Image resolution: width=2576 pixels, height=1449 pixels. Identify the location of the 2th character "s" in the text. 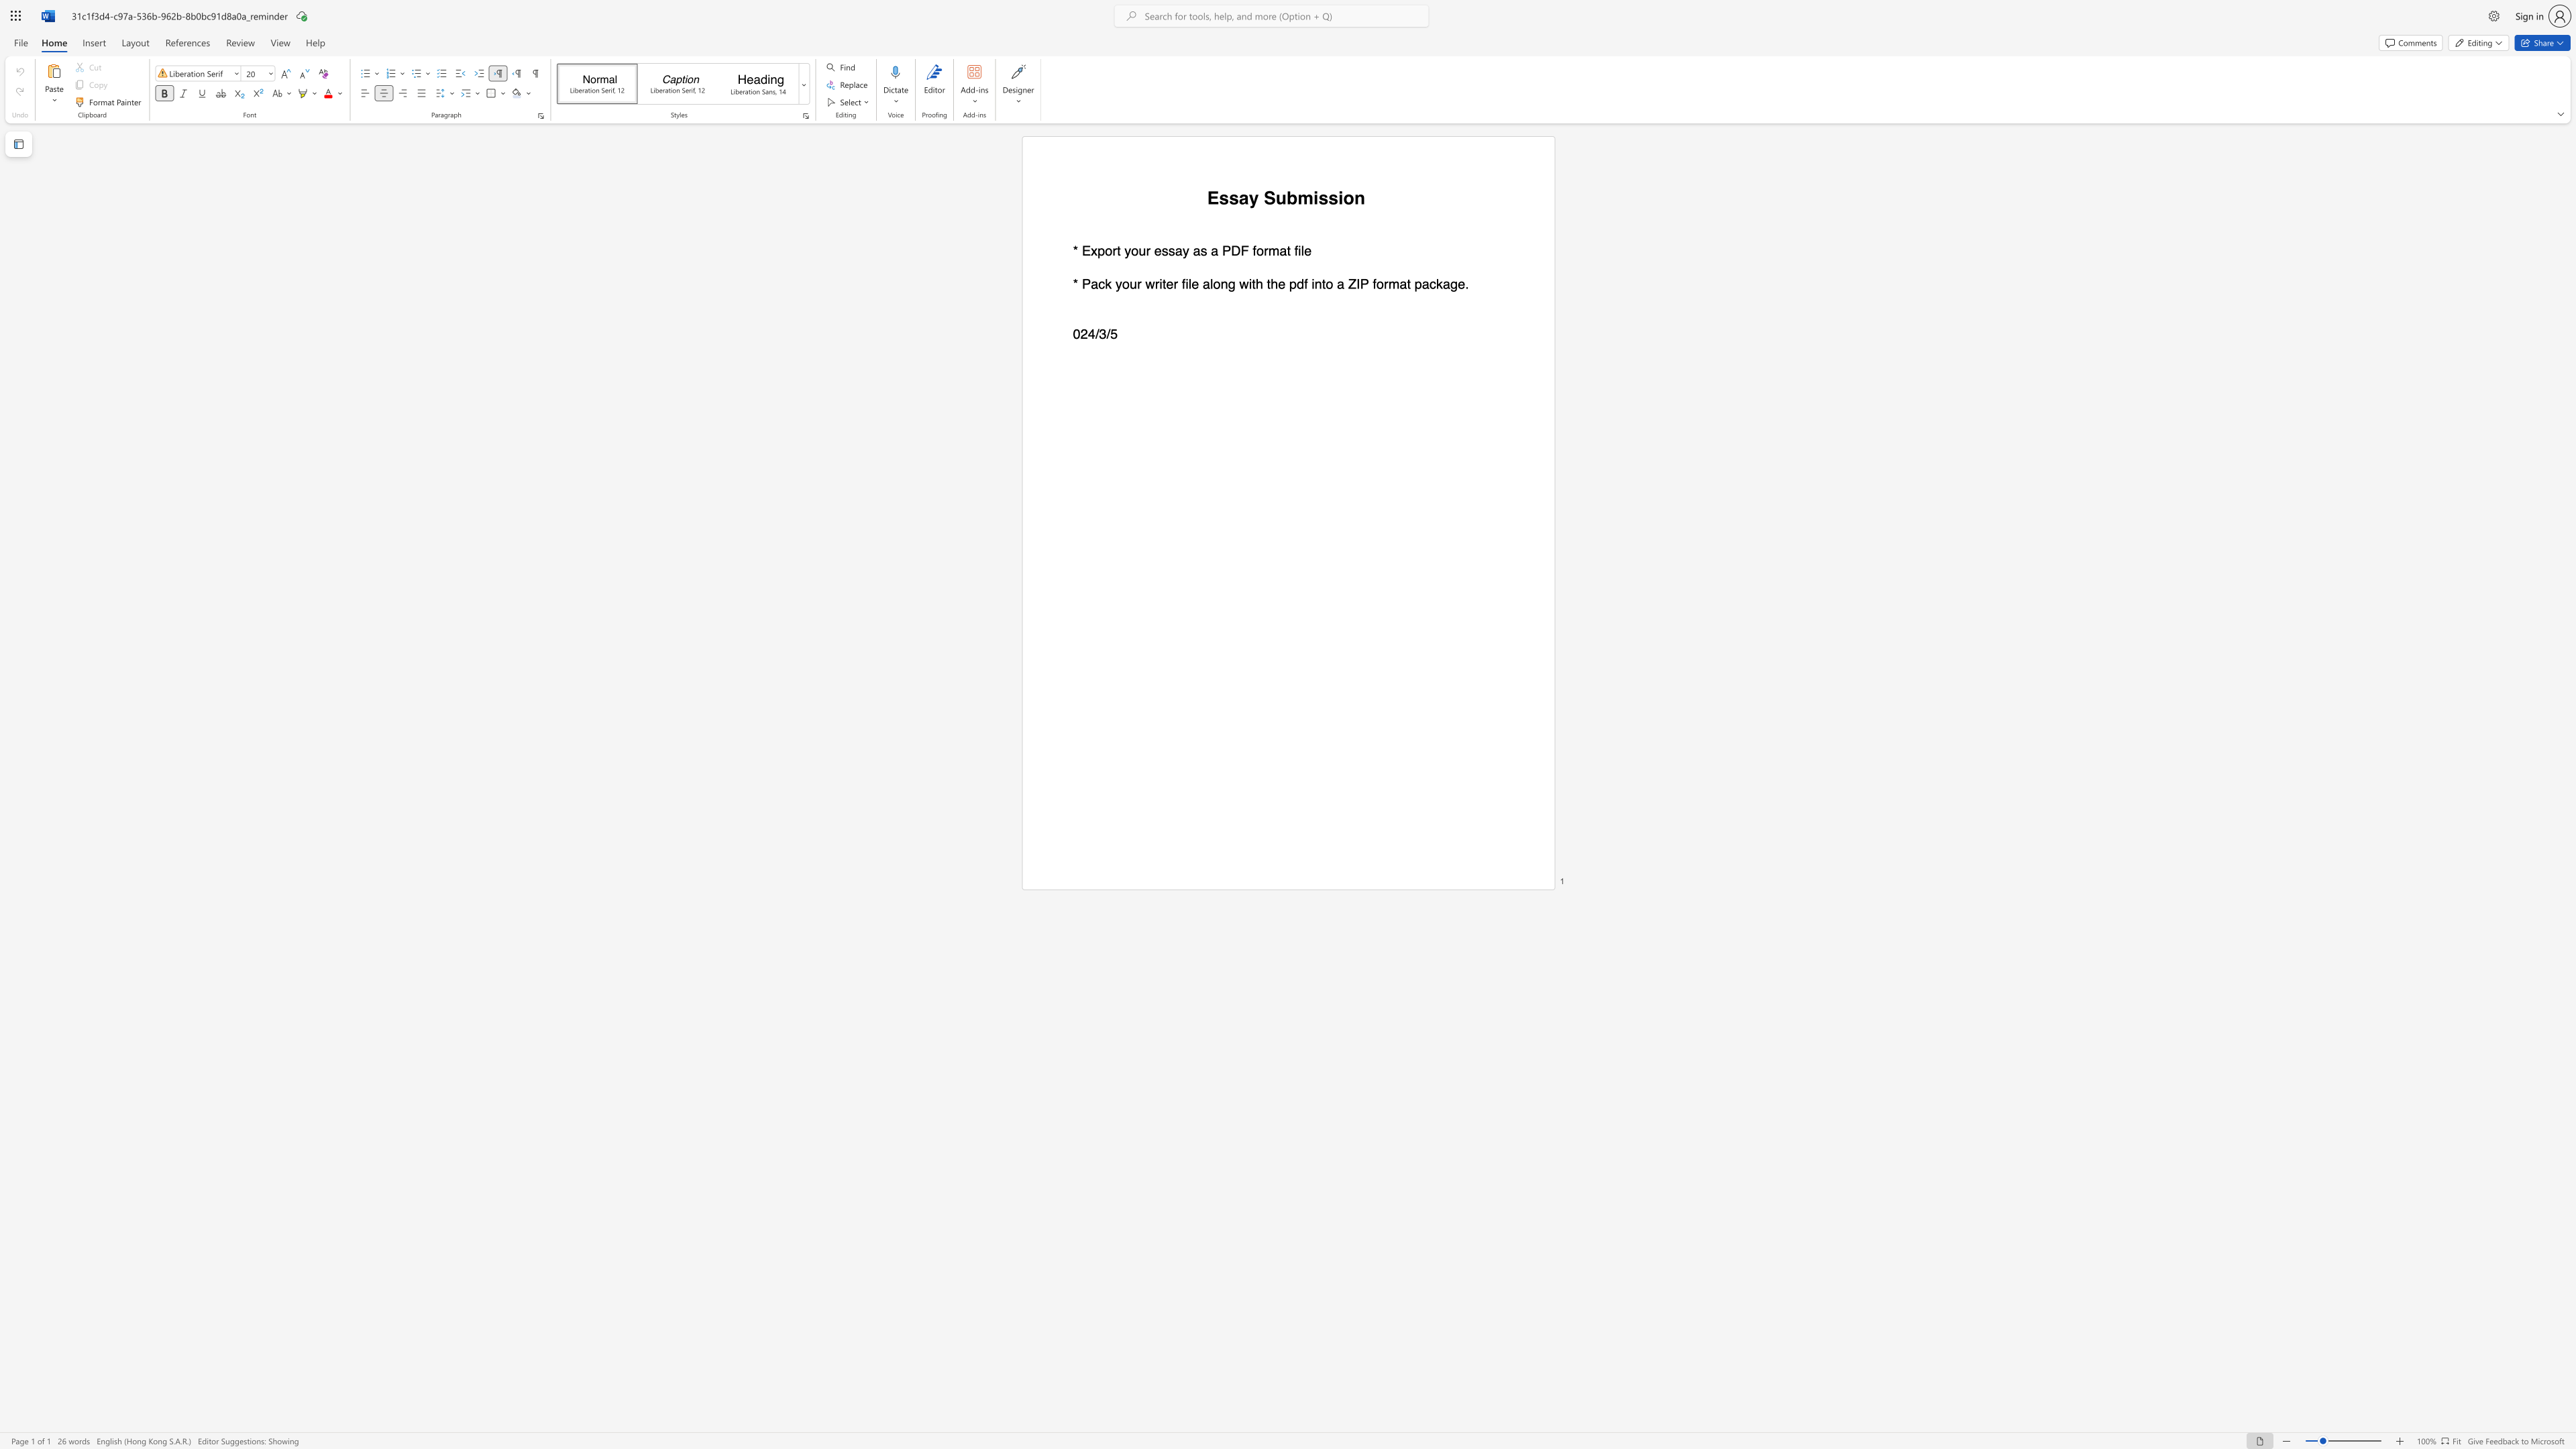
(1234, 197).